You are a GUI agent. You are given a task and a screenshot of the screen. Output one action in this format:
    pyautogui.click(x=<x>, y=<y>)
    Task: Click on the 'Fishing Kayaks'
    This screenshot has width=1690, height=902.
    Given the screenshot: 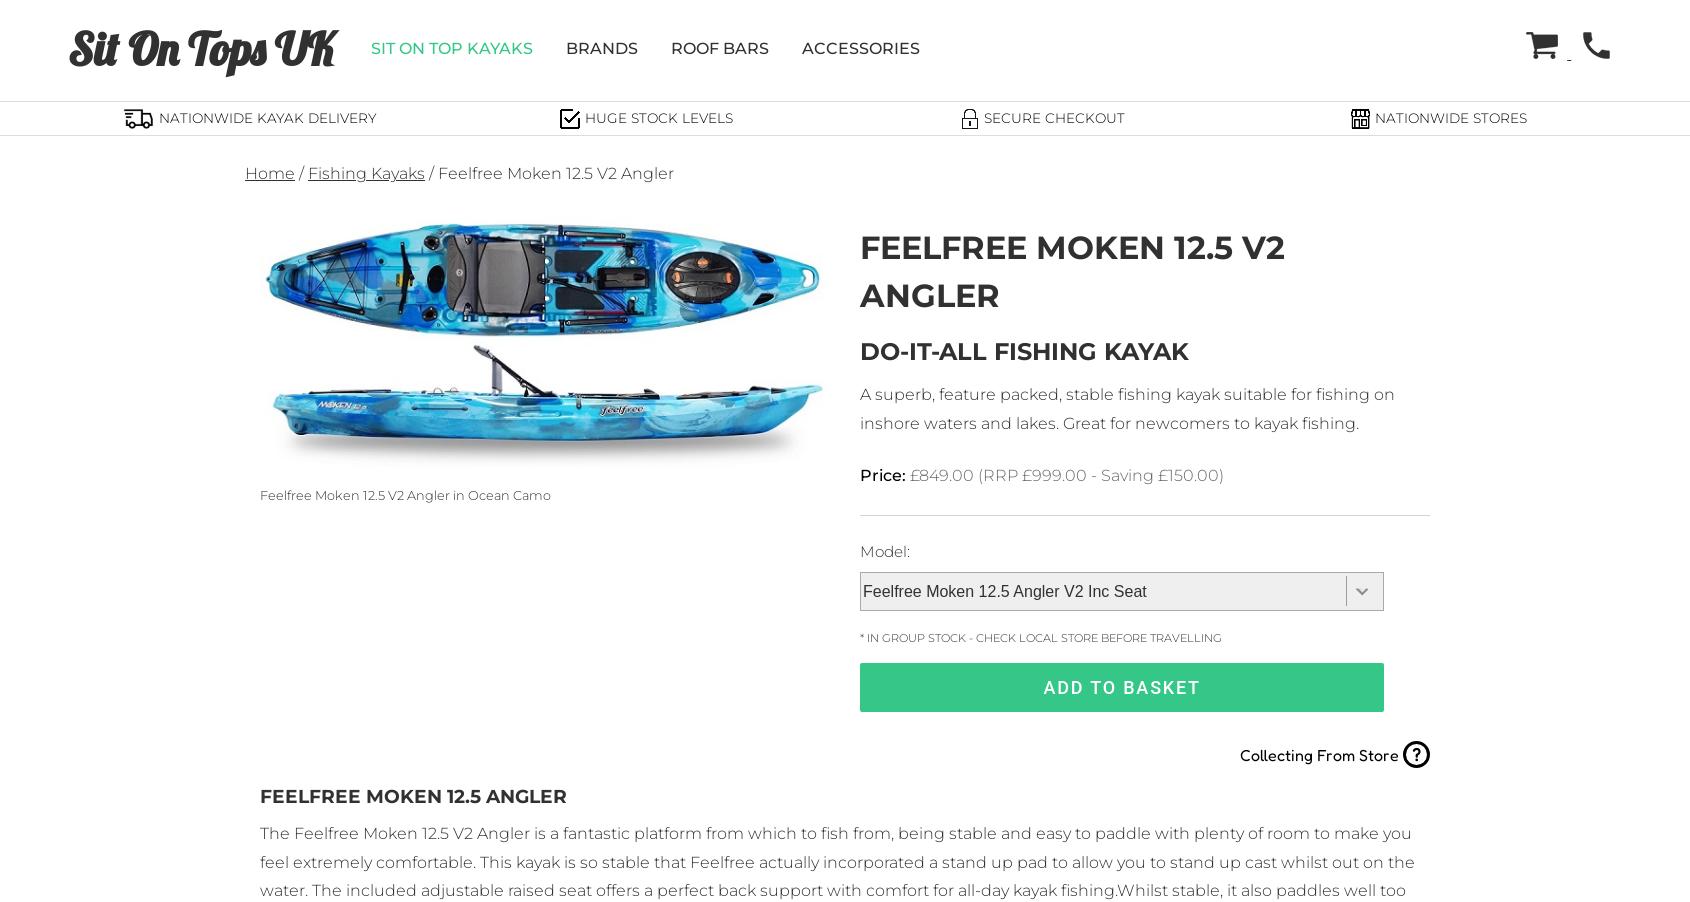 What is the action you would take?
    pyautogui.click(x=307, y=172)
    